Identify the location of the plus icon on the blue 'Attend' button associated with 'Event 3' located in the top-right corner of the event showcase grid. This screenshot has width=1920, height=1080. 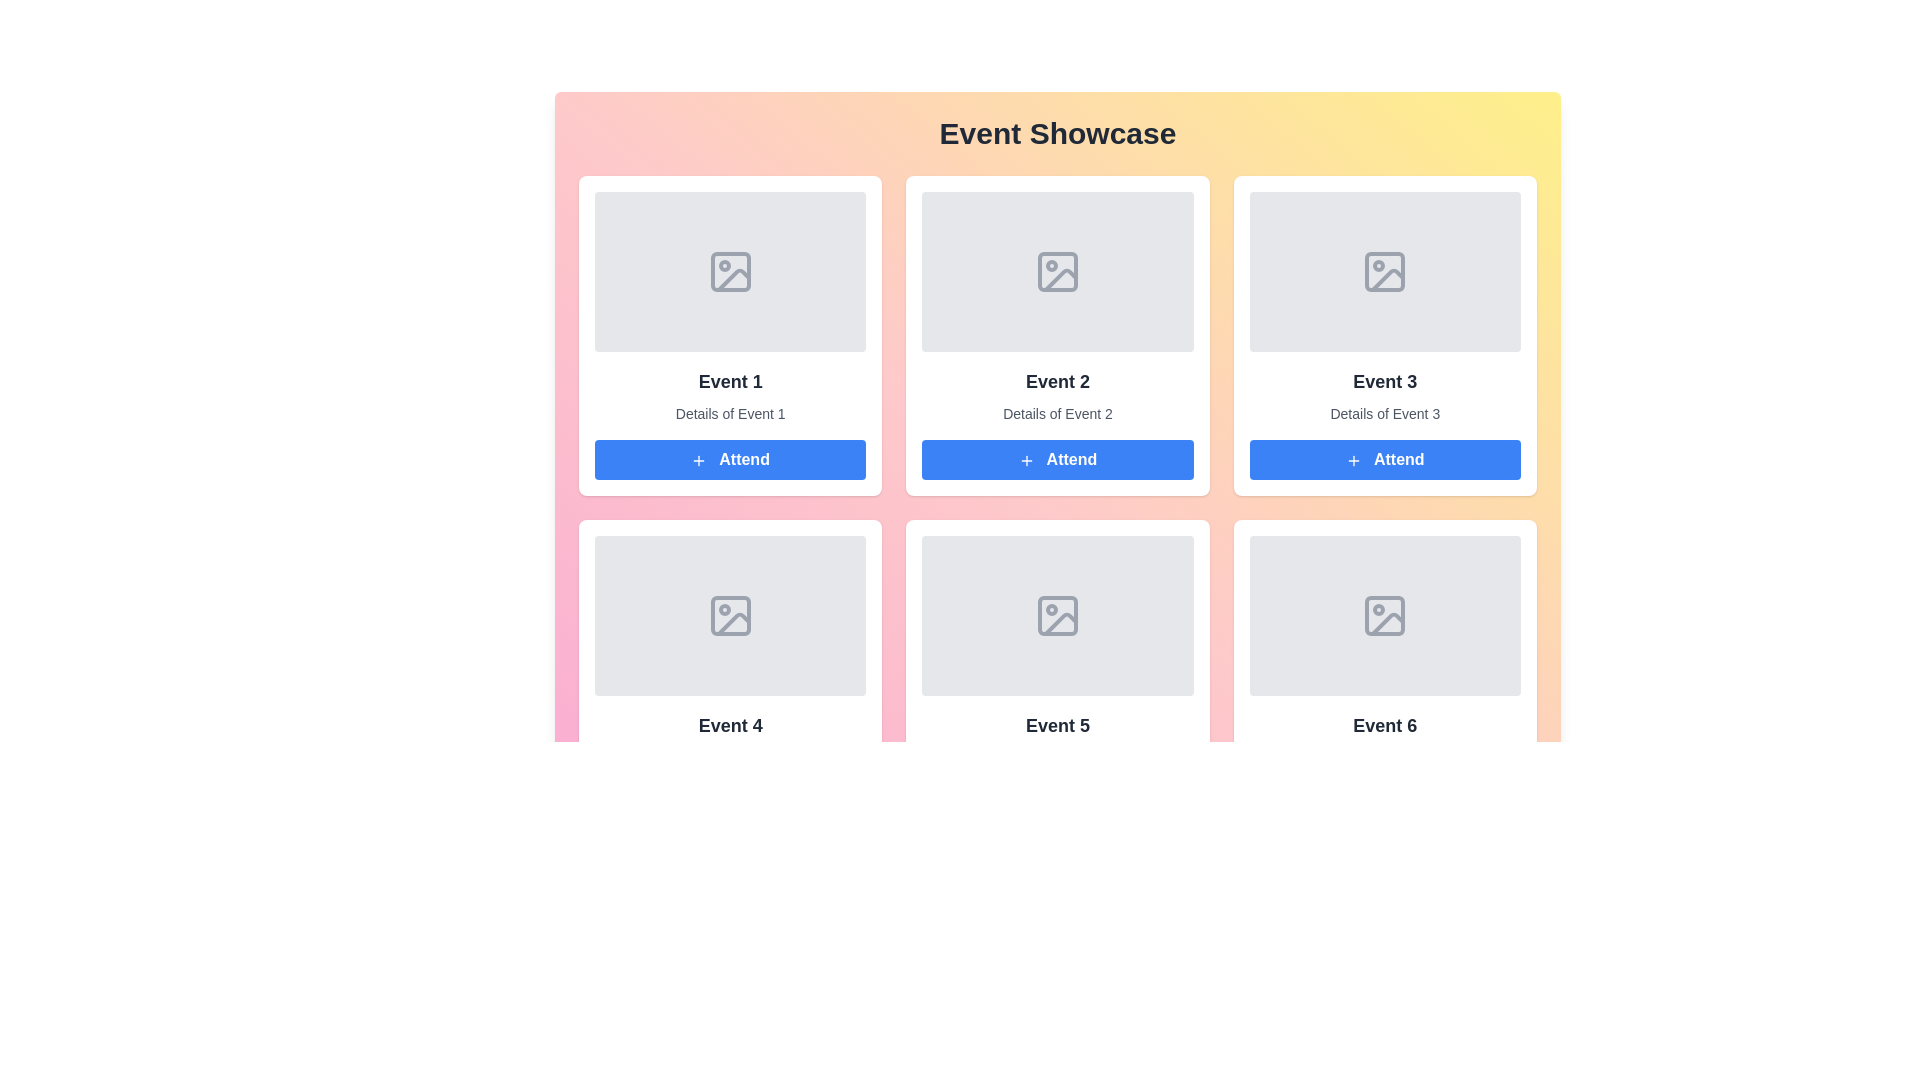
(1353, 460).